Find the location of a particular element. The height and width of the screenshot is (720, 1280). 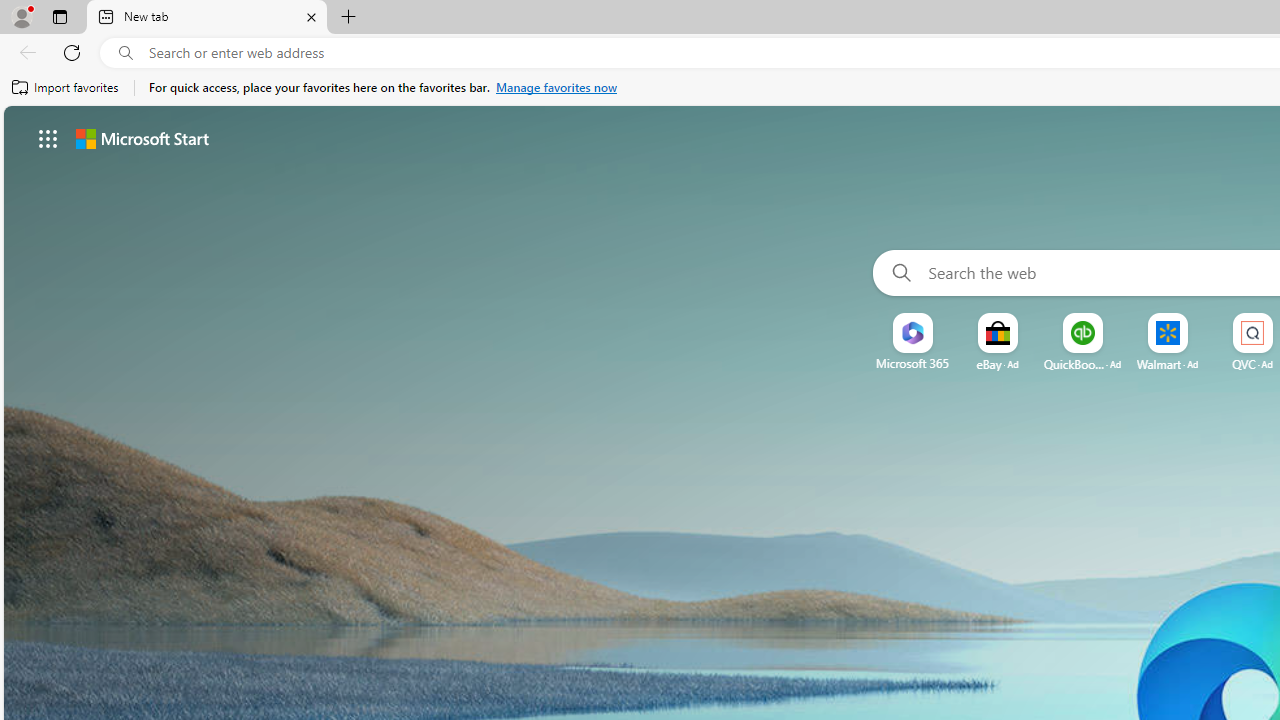

'Search icon' is located at coordinates (125, 52).